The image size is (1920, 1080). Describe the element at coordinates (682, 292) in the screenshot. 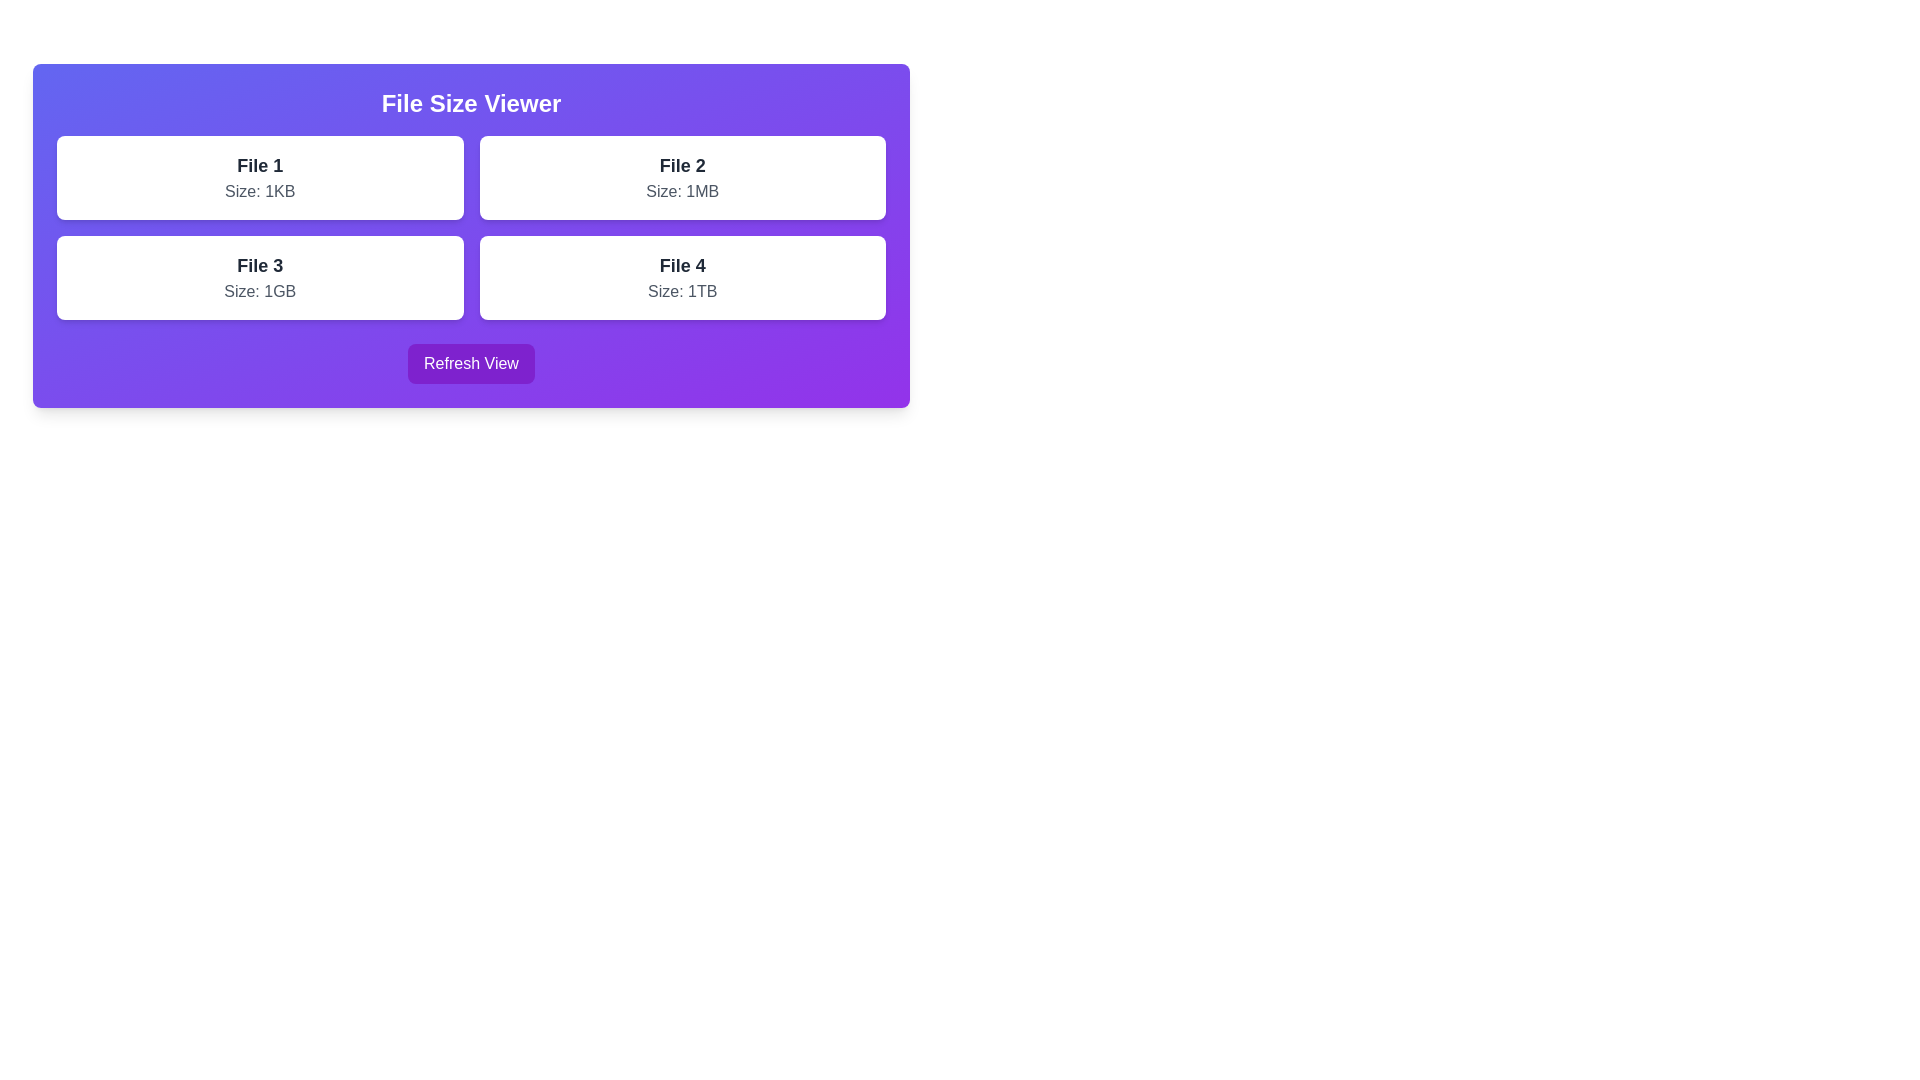

I see `text label that displays 'Size: 1TB', which is styled with a gray font color and centered within a white background card labeled 'File 4'` at that location.